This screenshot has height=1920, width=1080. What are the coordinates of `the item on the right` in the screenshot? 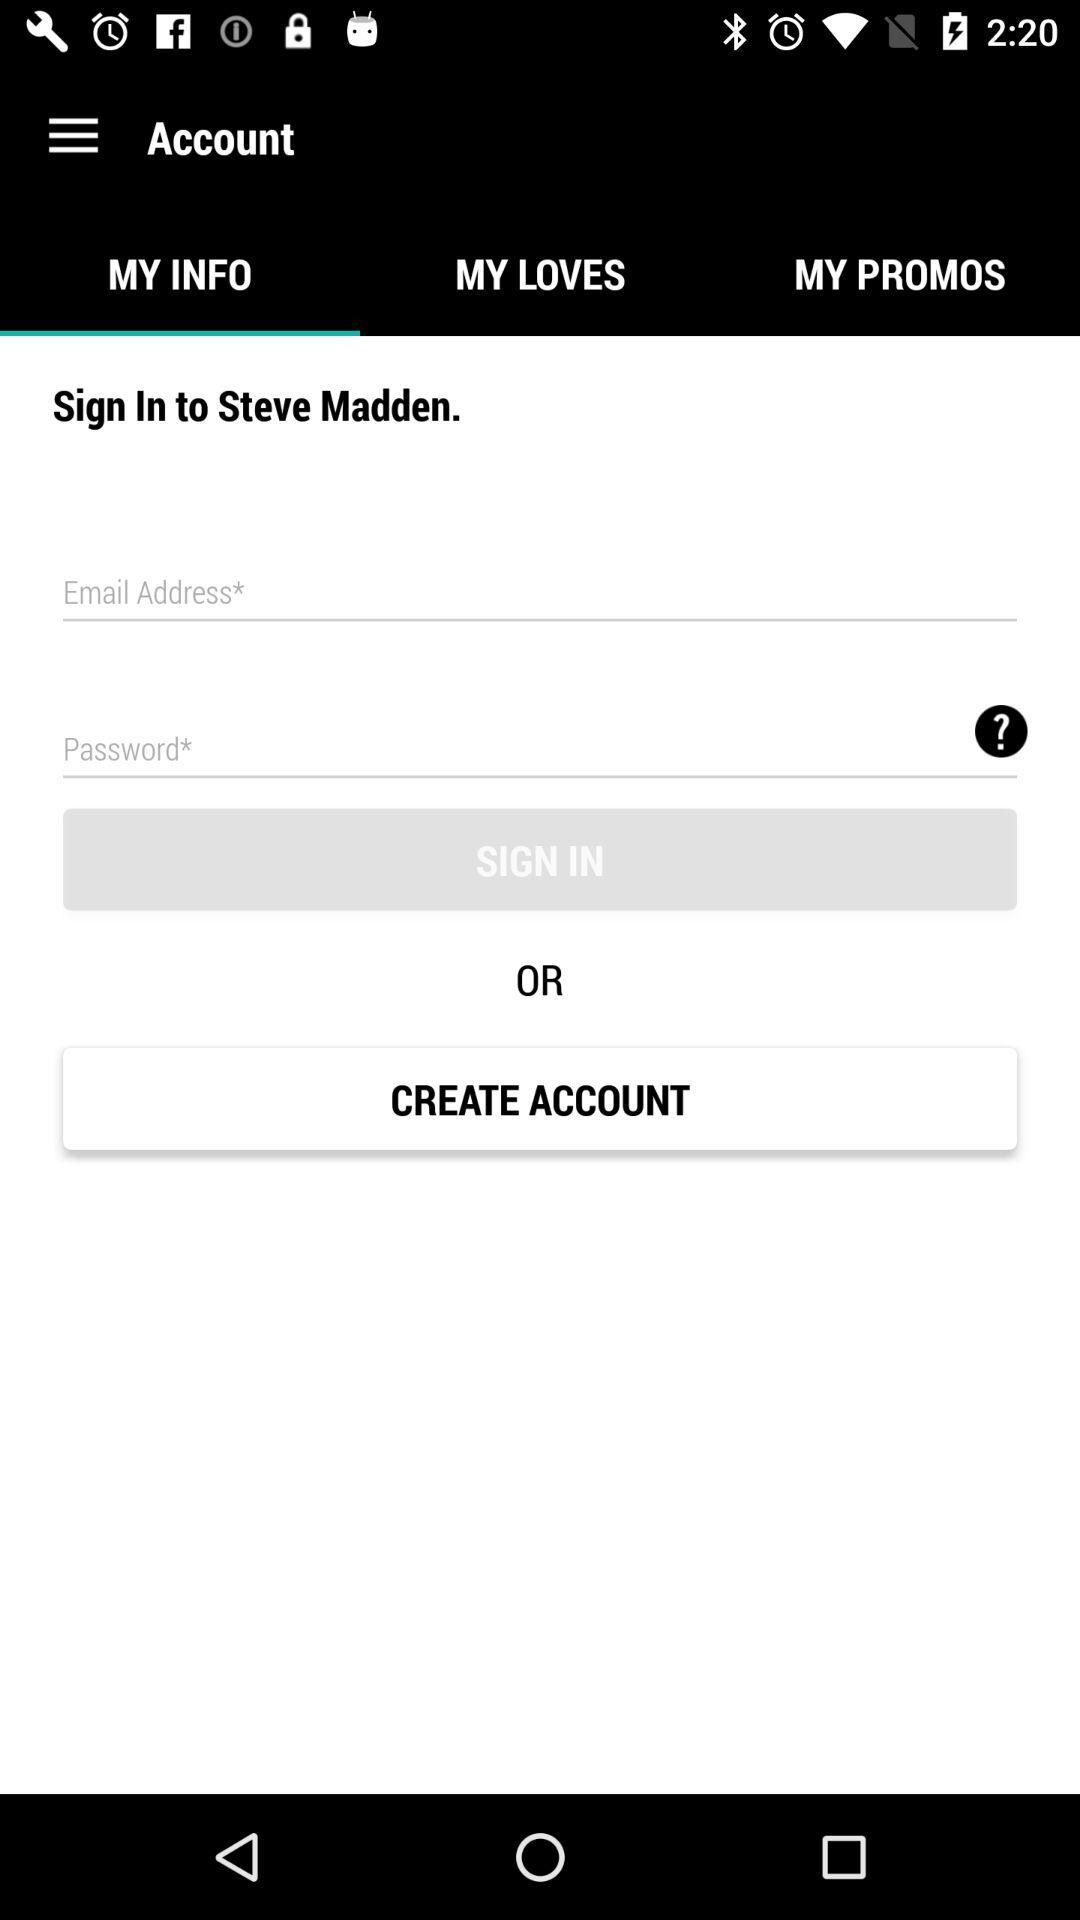 It's located at (1001, 730).